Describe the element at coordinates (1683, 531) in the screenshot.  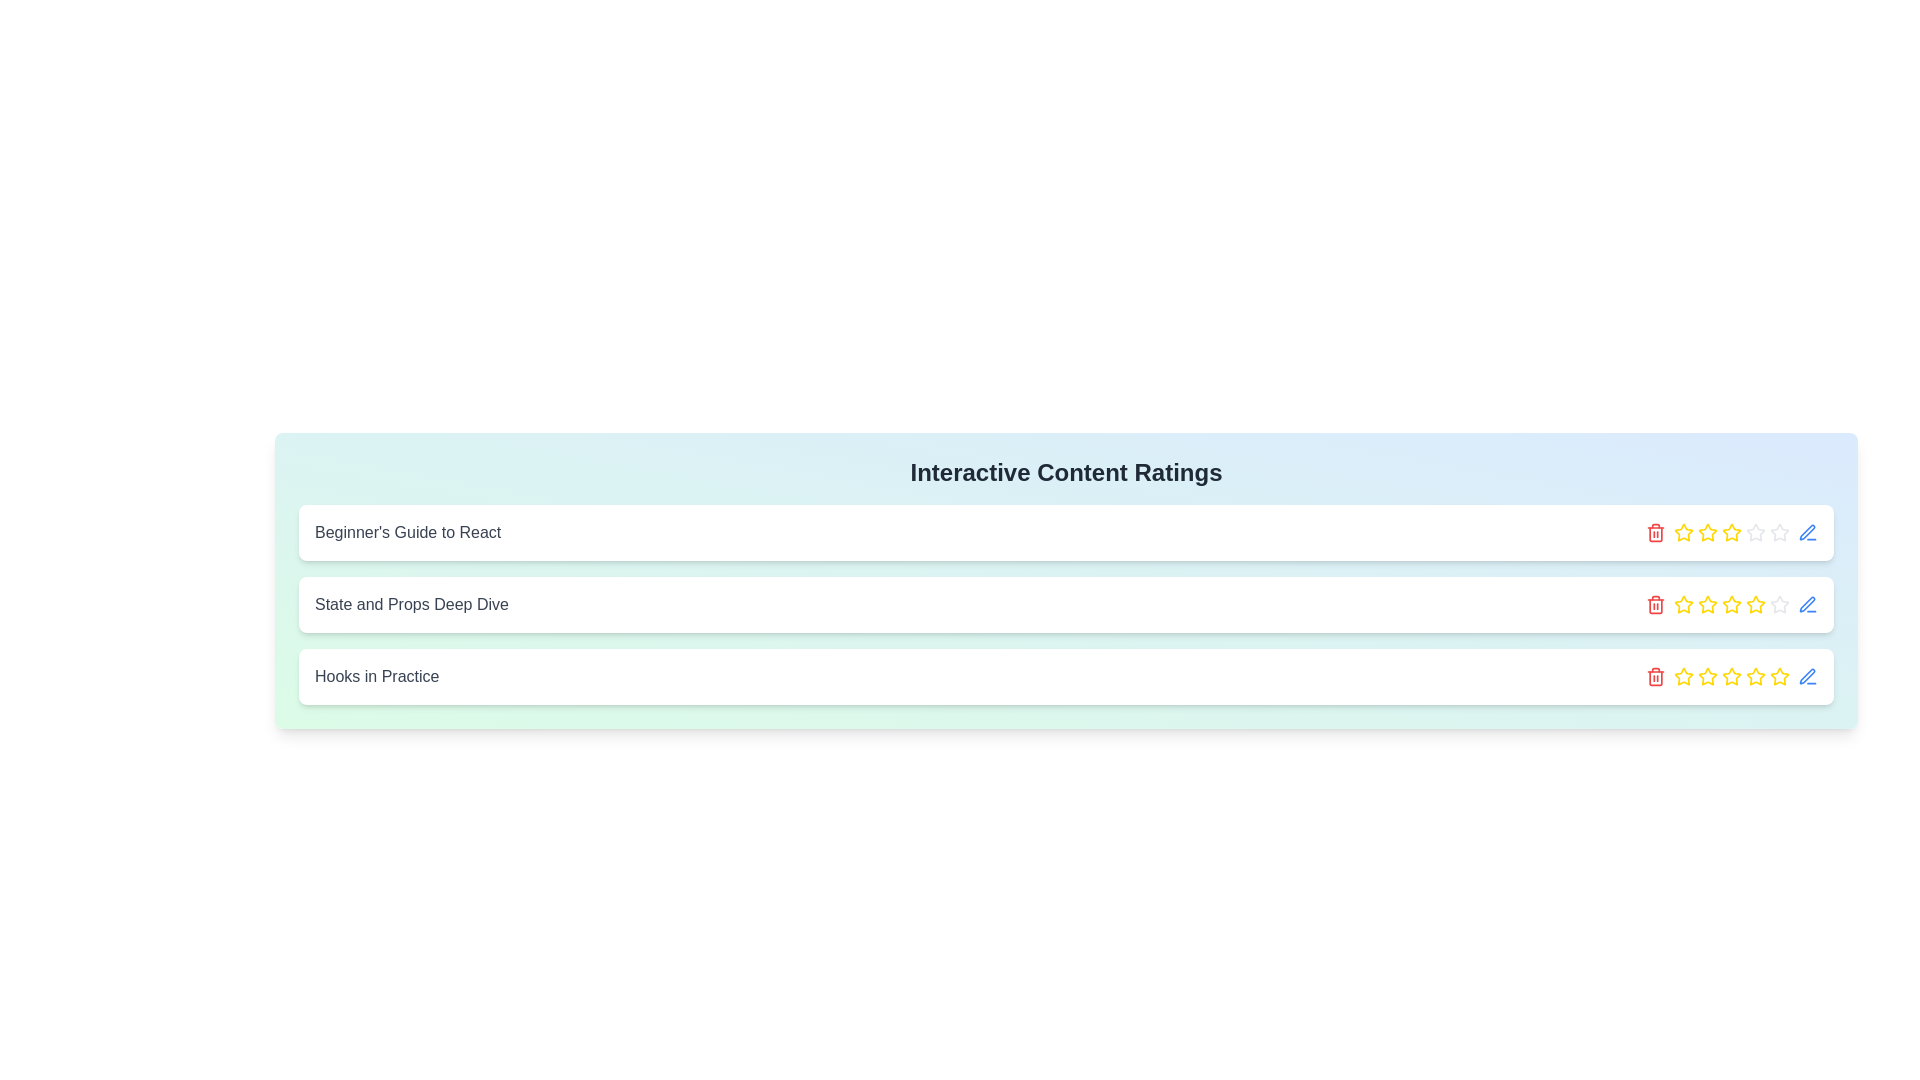
I see `the second star icon` at that location.